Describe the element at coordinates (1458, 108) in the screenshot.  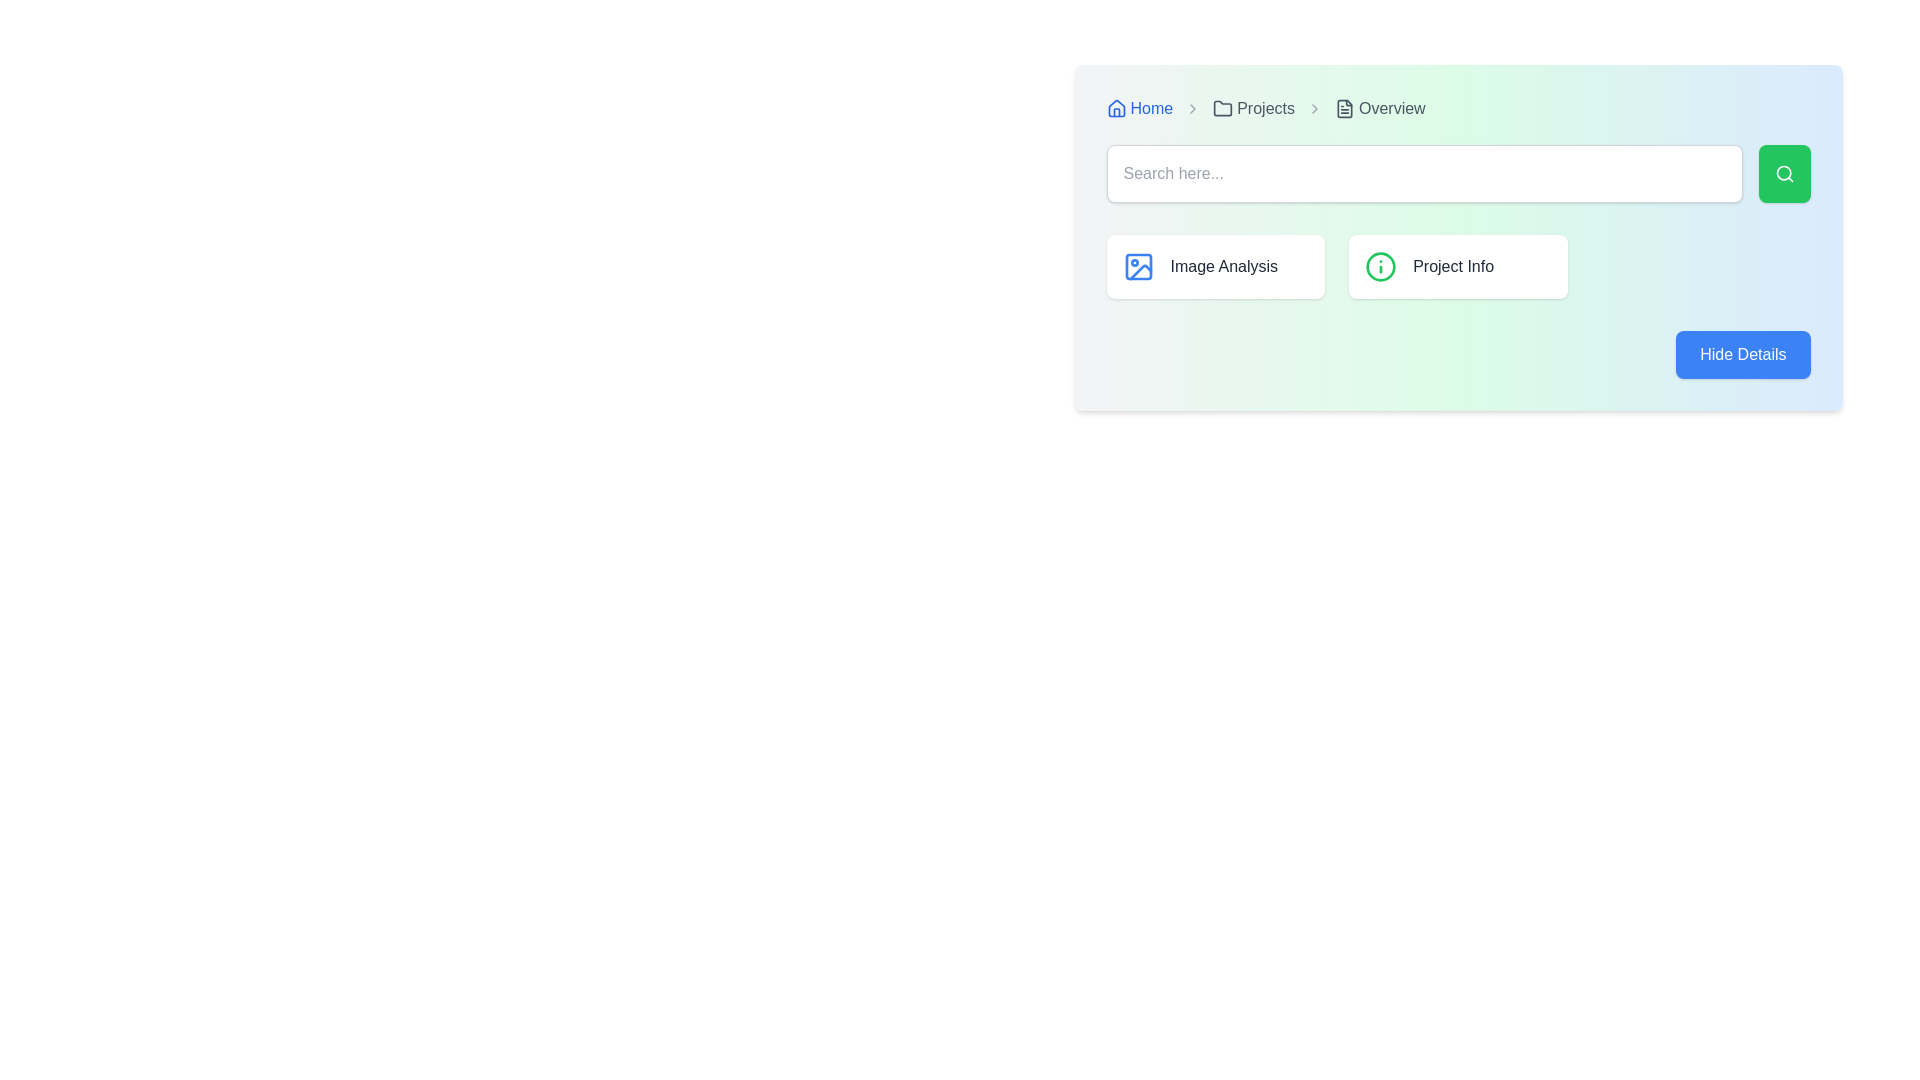
I see `the breadcrumb navigation control located at the top-left corner of the interface` at that location.